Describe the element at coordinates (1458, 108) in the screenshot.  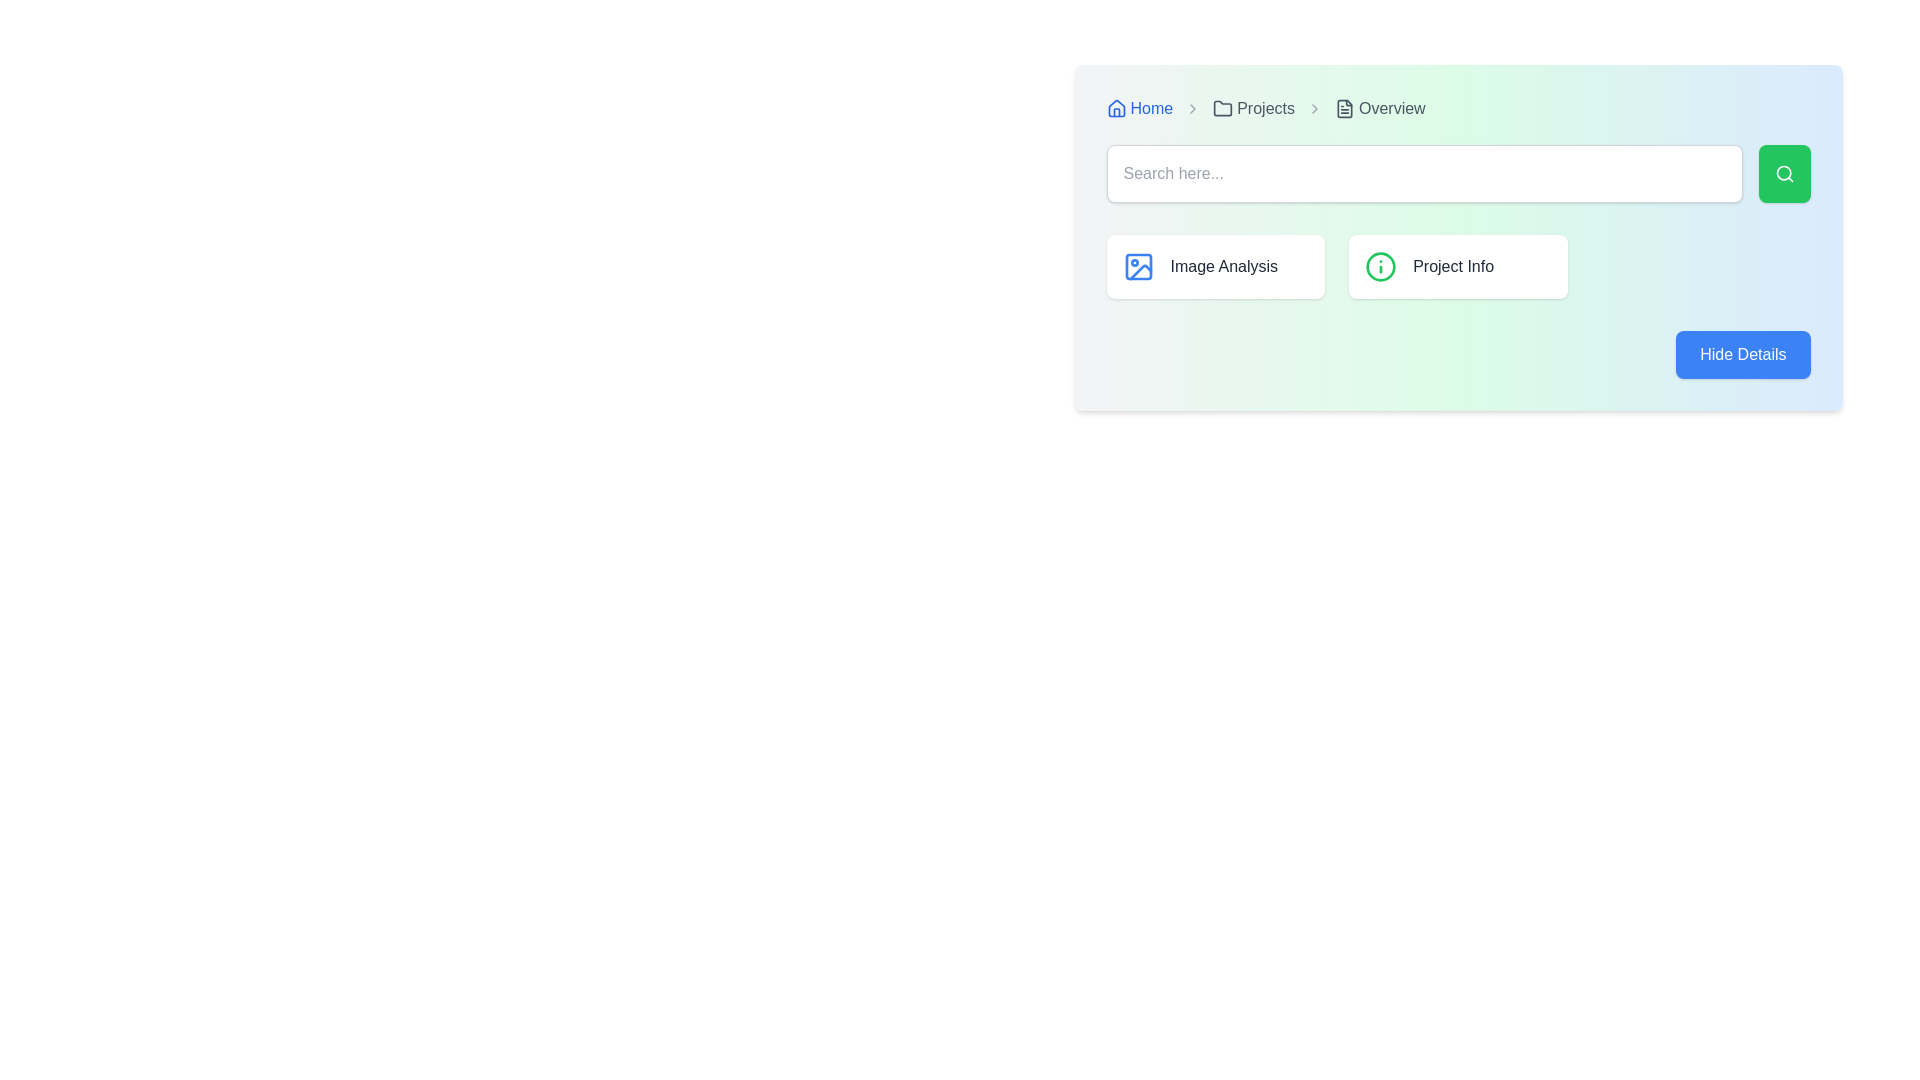
I see `the breadcrumb navigation control located at the top-left corner of the interface` at that location.